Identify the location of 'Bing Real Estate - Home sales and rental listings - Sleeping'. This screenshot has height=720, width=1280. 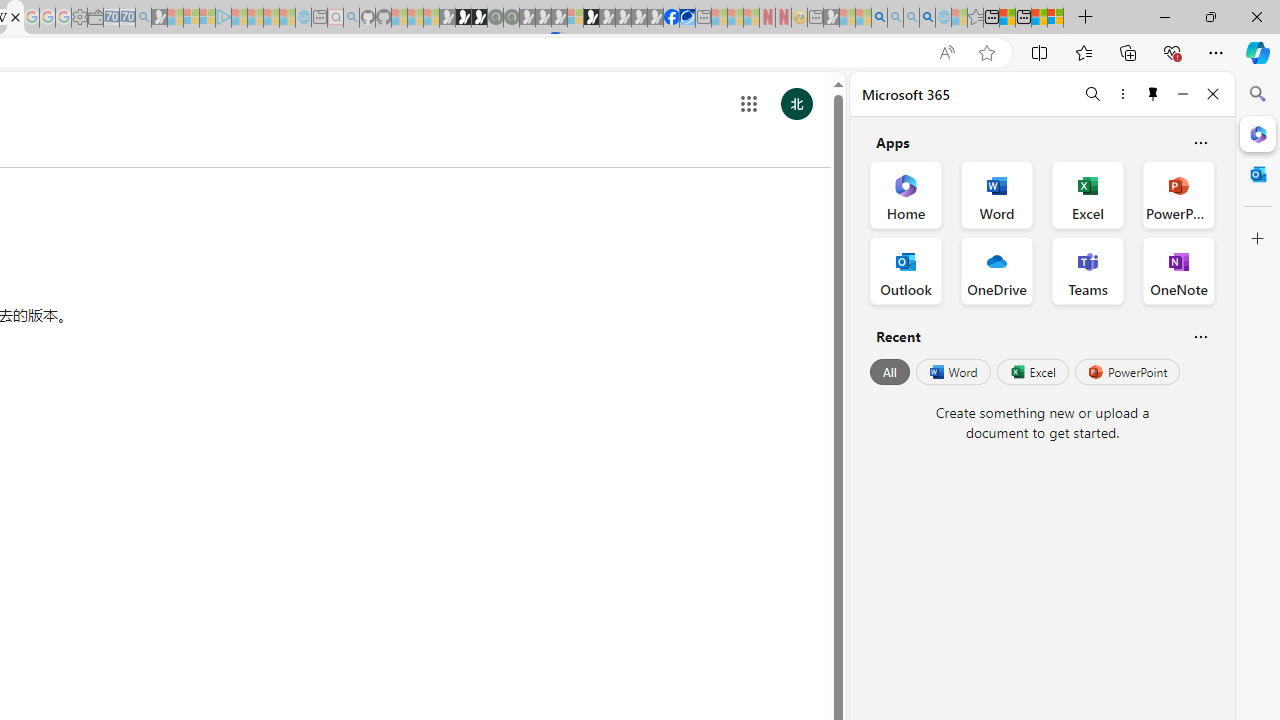
(142, 17).